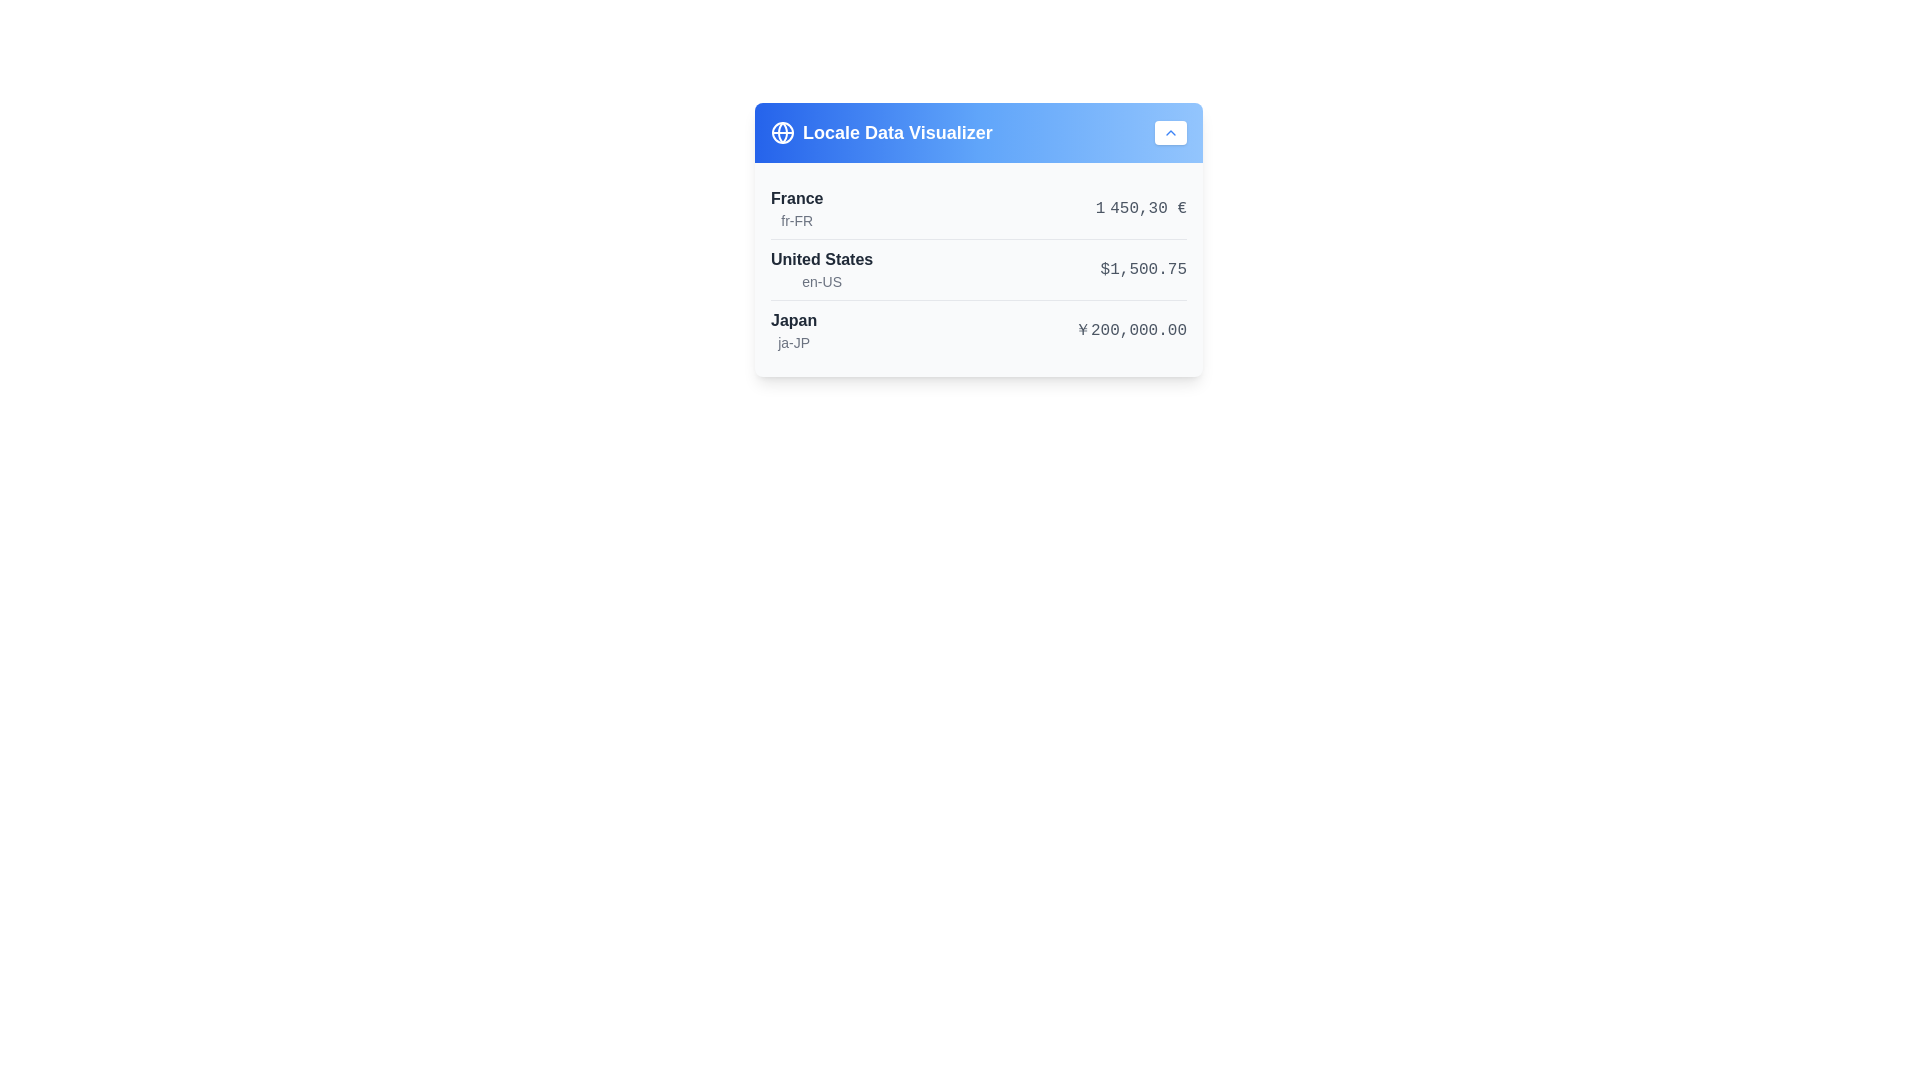 The image size is (1920, 1080). What do you see at coordinates (896, 132) in the screenshot?
I see `the bold, large-sized text label 'Locale Data Visualizer', which is white in color and centrally located in the blue gradient header section` at bounding box center [896, 132].